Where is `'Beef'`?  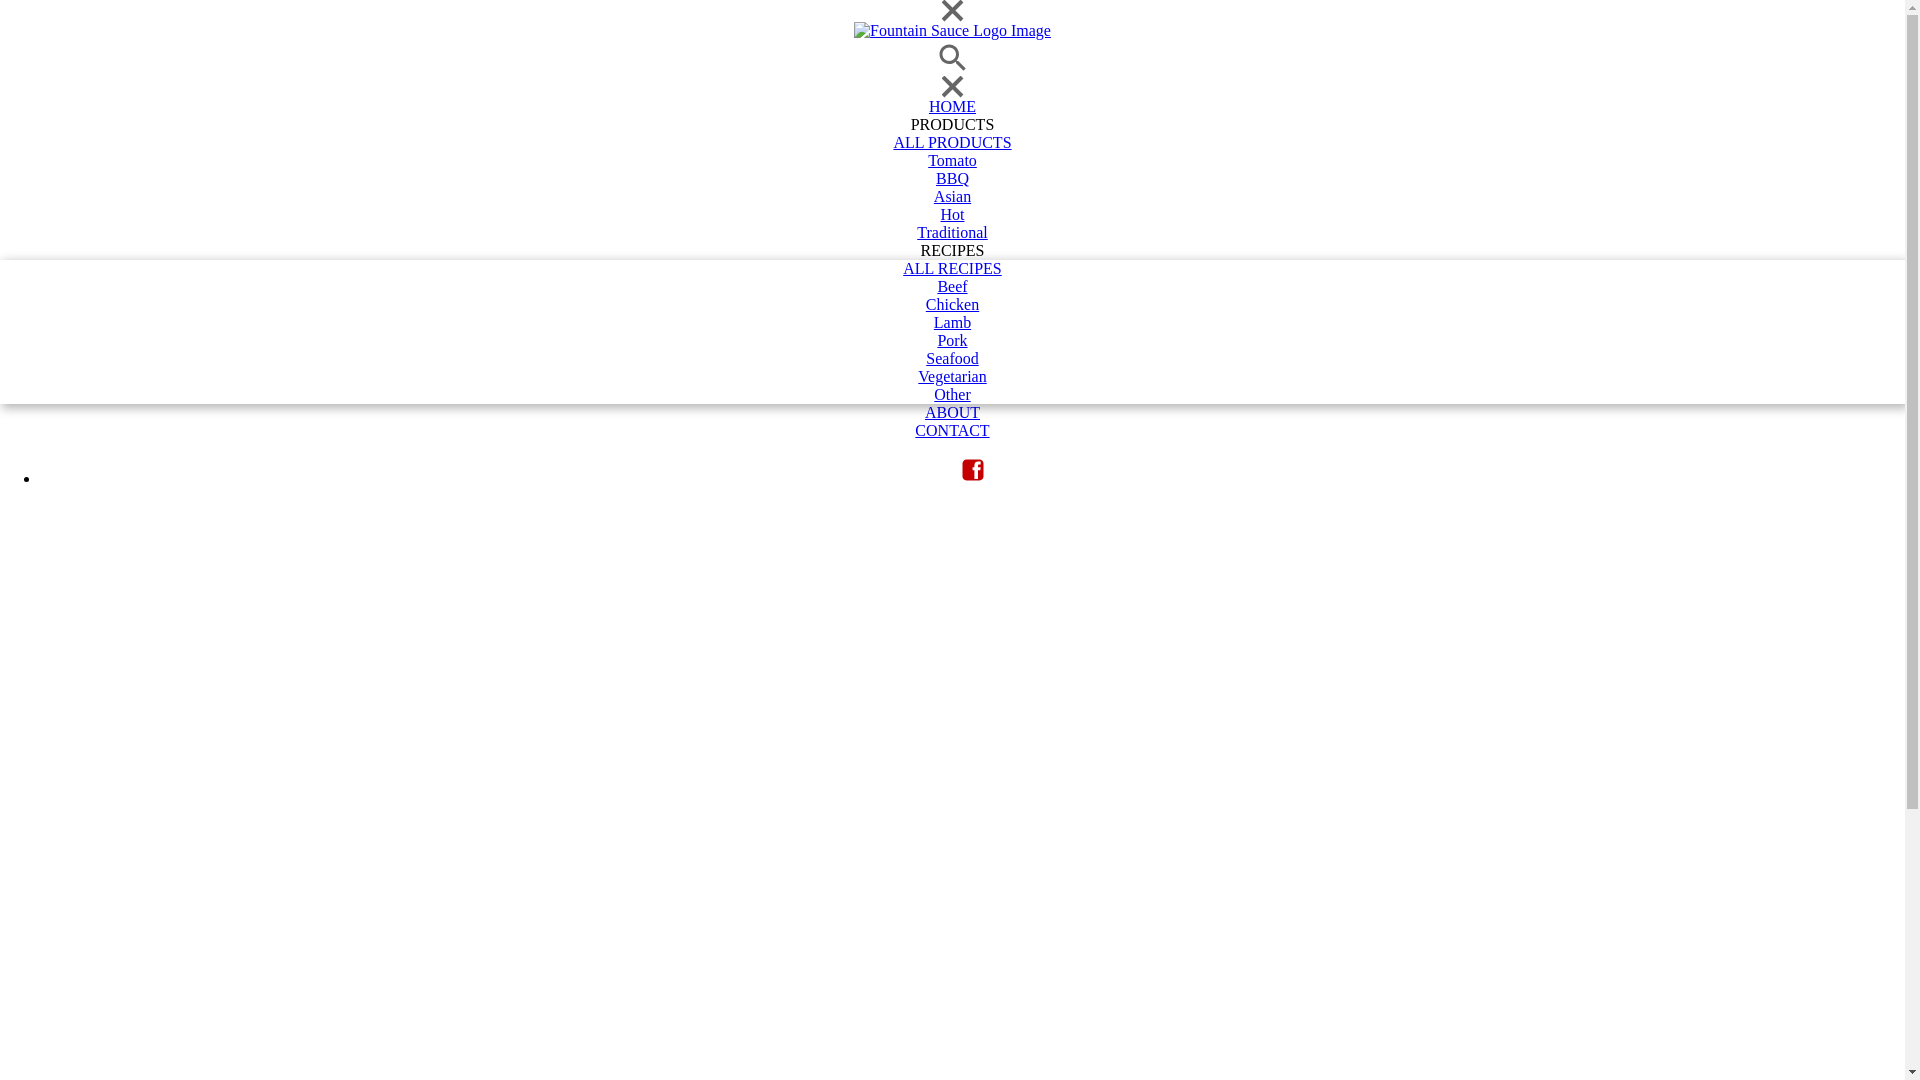
'Beef' is located at coordinates (951, 286).